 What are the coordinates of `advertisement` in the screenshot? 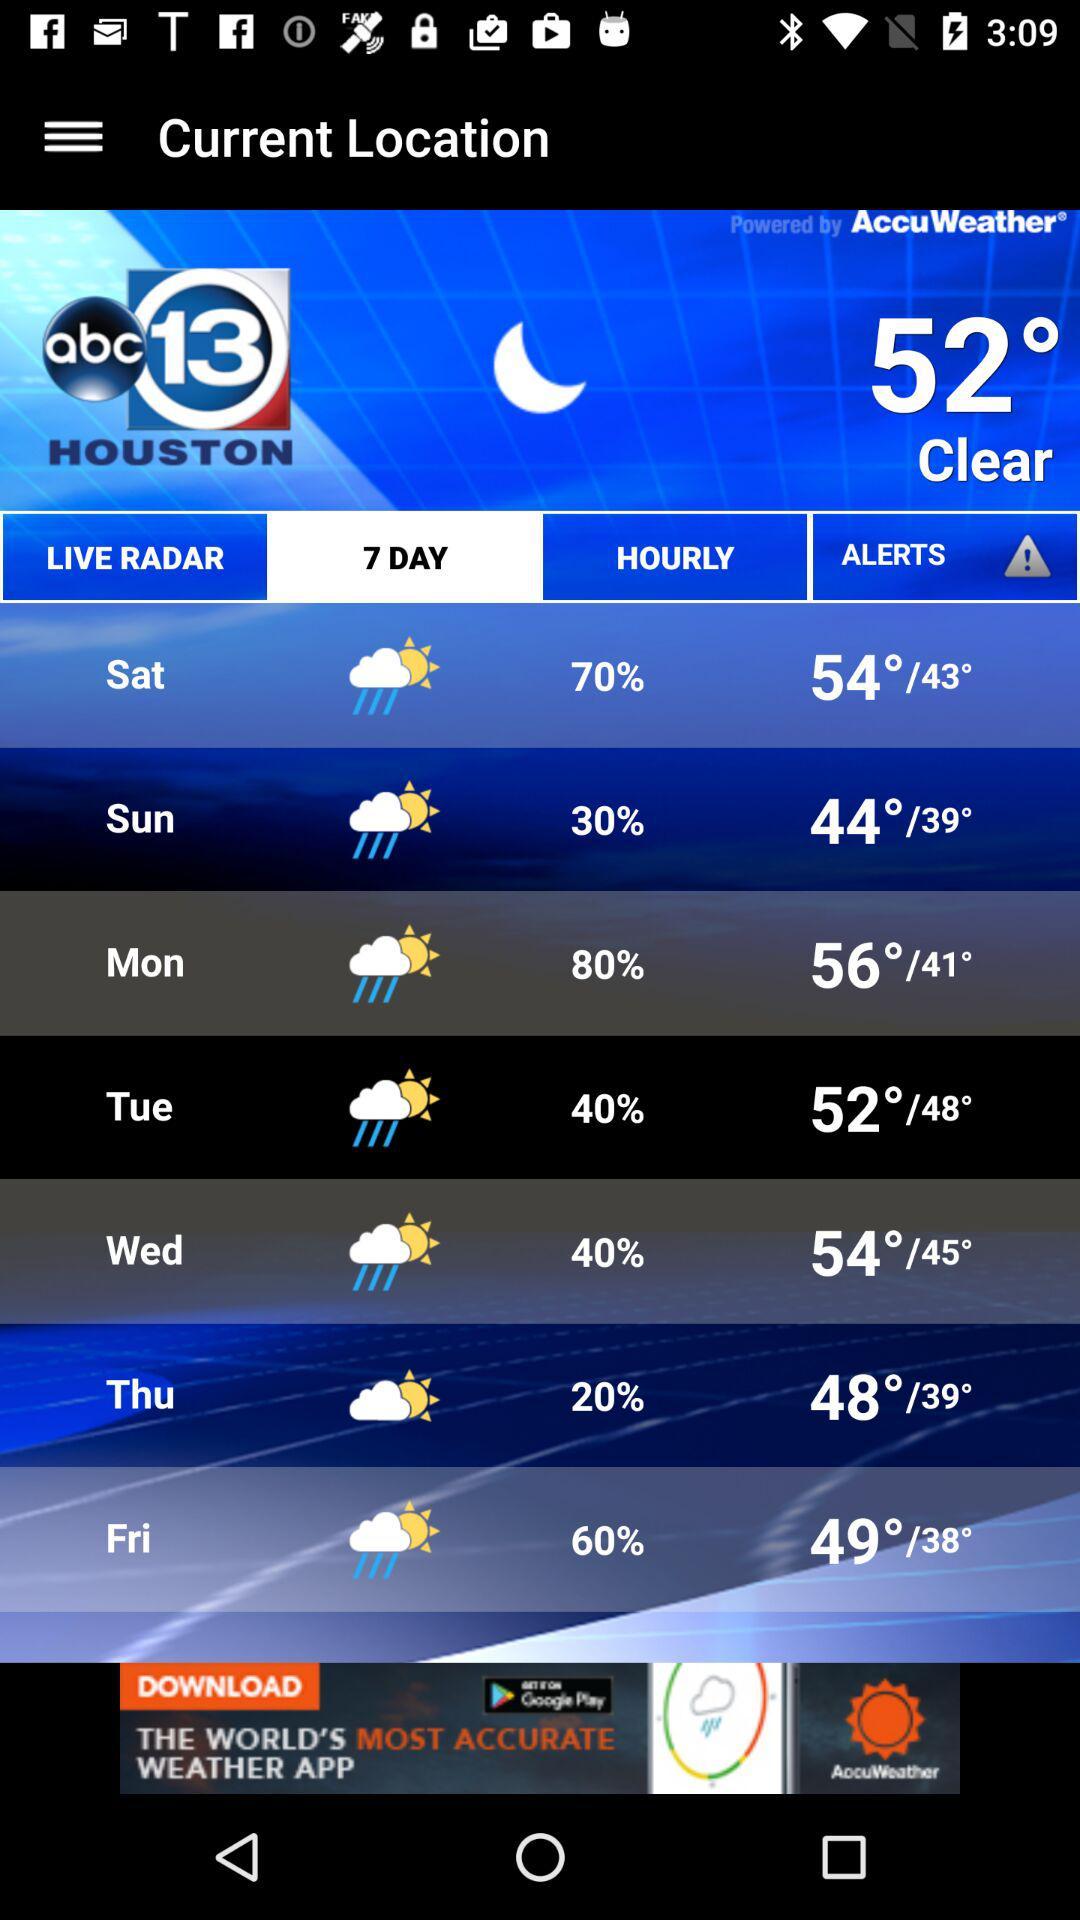 It's located at (540, 1727).